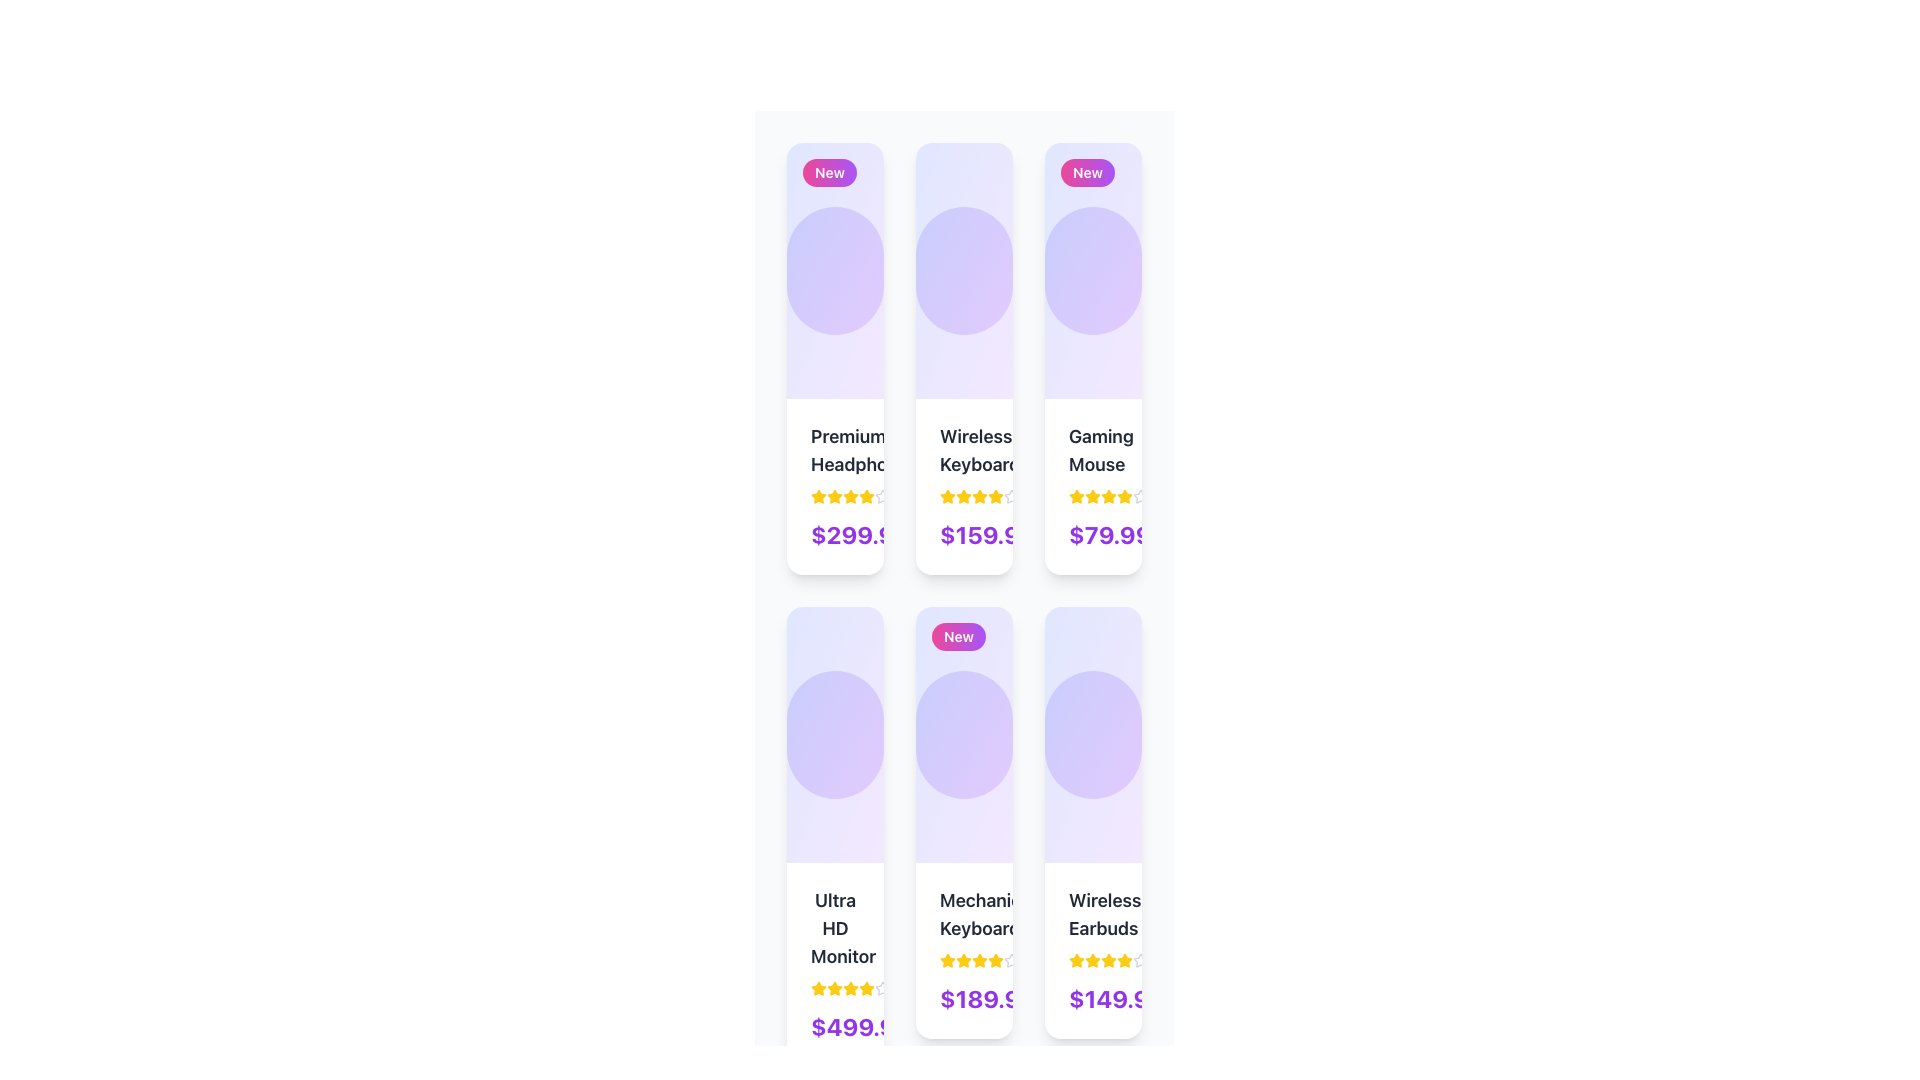 This screenshot has height=1080, width=1920. Describe the element at coordinates (1033, 735) in the screenshot. I see `the eye-like SVG graphic element located in the middle column of the second row of the 'Mechanical Keyboard' product card, which is styled with a grayish tone and positioned below the 'New' tag` at that location.